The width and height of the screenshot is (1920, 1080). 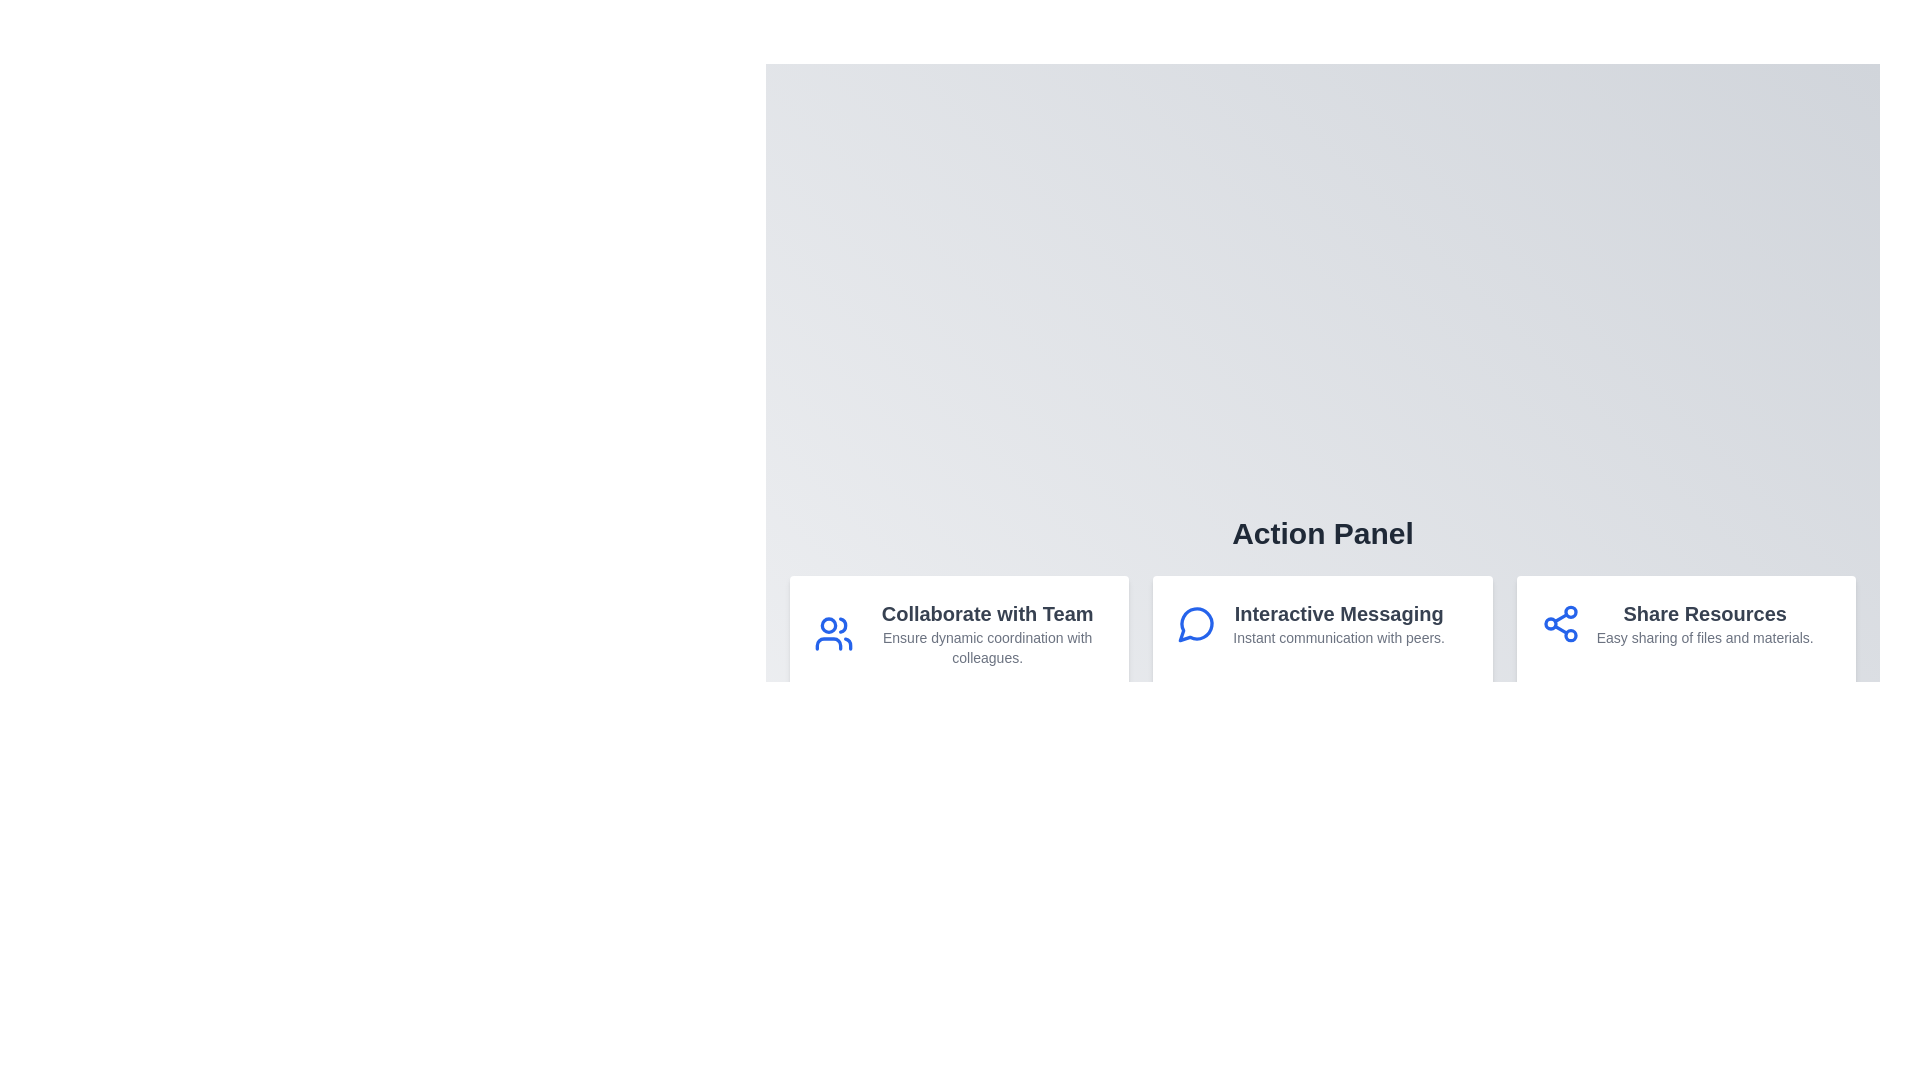 What do you see at coordinates (1685, 623) in the screenshot?
I see `on the third informational card in the bottom-right corner that provides information about resource sharing` at bounding box center [1685, 623].